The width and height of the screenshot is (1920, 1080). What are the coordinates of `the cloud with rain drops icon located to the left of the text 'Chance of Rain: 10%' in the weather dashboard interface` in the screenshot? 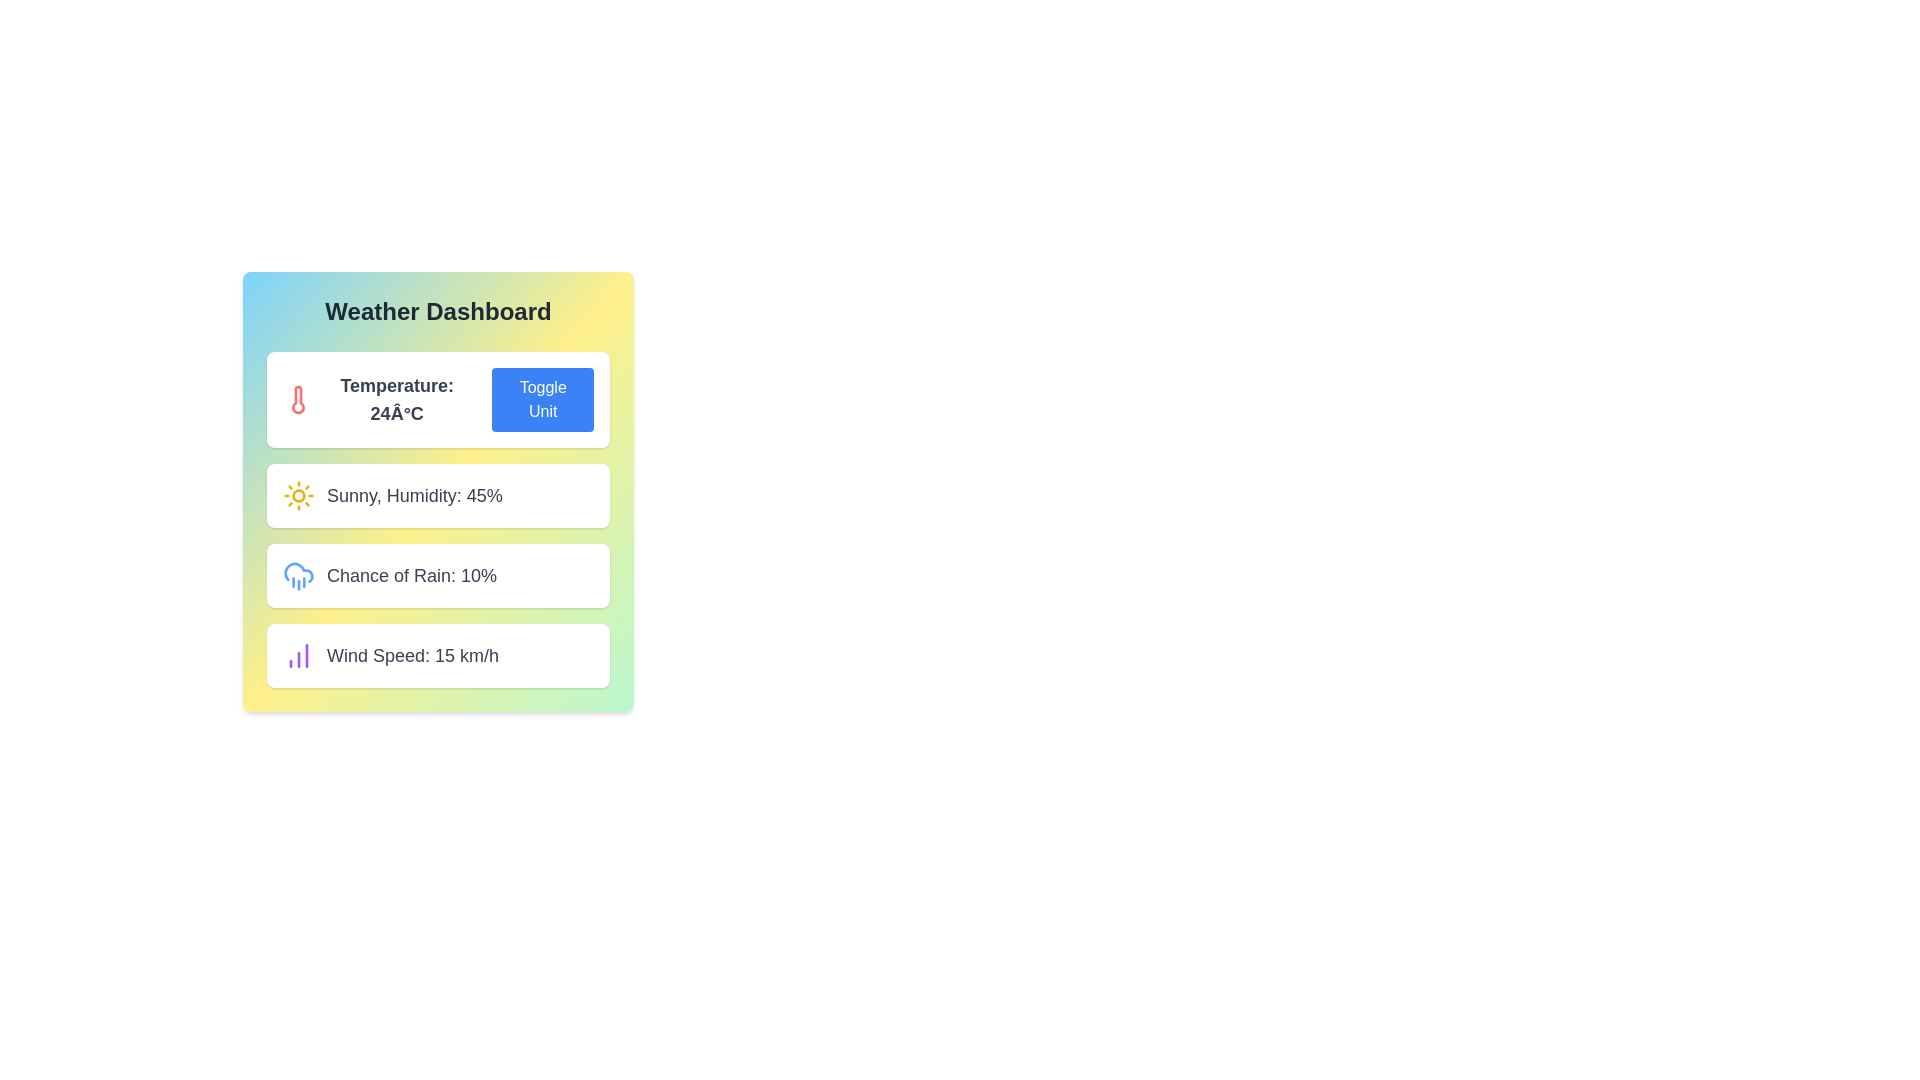 It's located at (297, 575).